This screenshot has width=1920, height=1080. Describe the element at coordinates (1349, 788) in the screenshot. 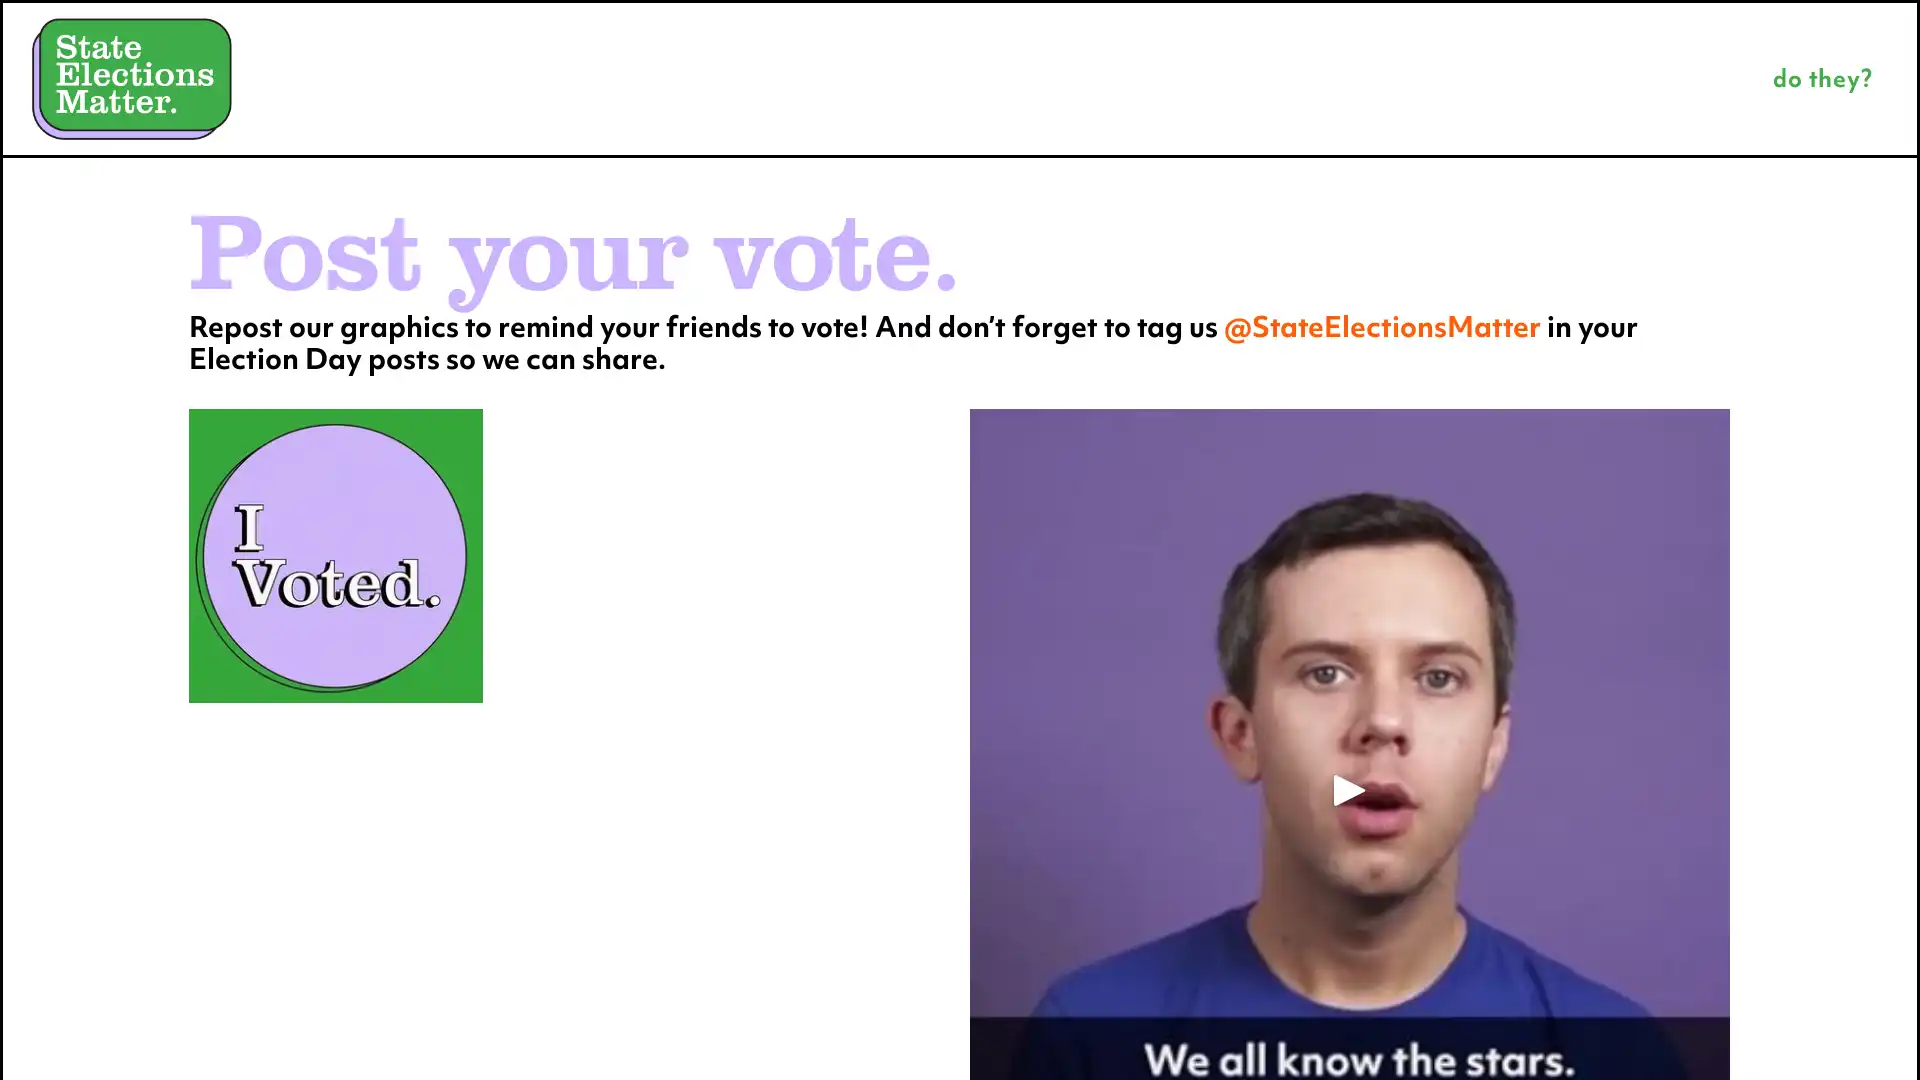

I see `Play` at that location.